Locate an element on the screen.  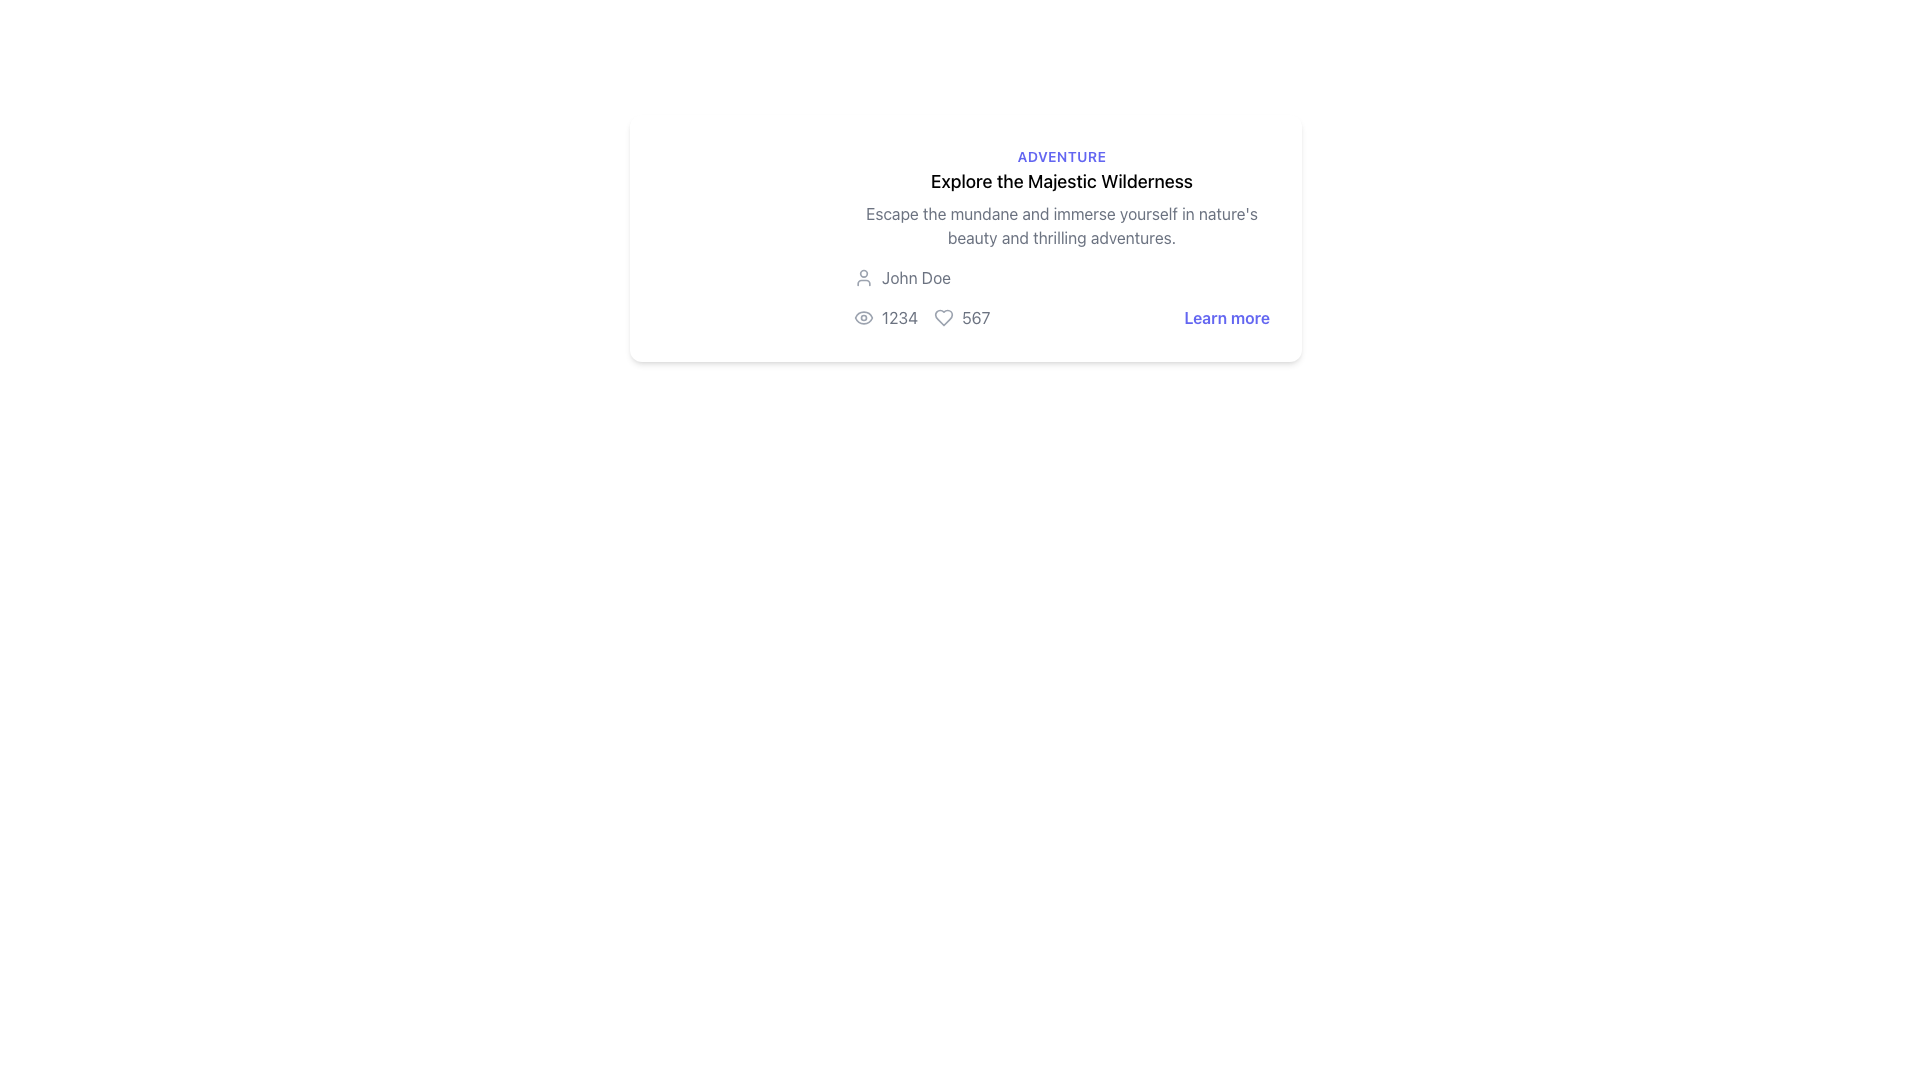
the text label displaying the count of likes or favorites, which is located to the right of the heart icon and below the adventure story description is located at coordinates (976, 316).